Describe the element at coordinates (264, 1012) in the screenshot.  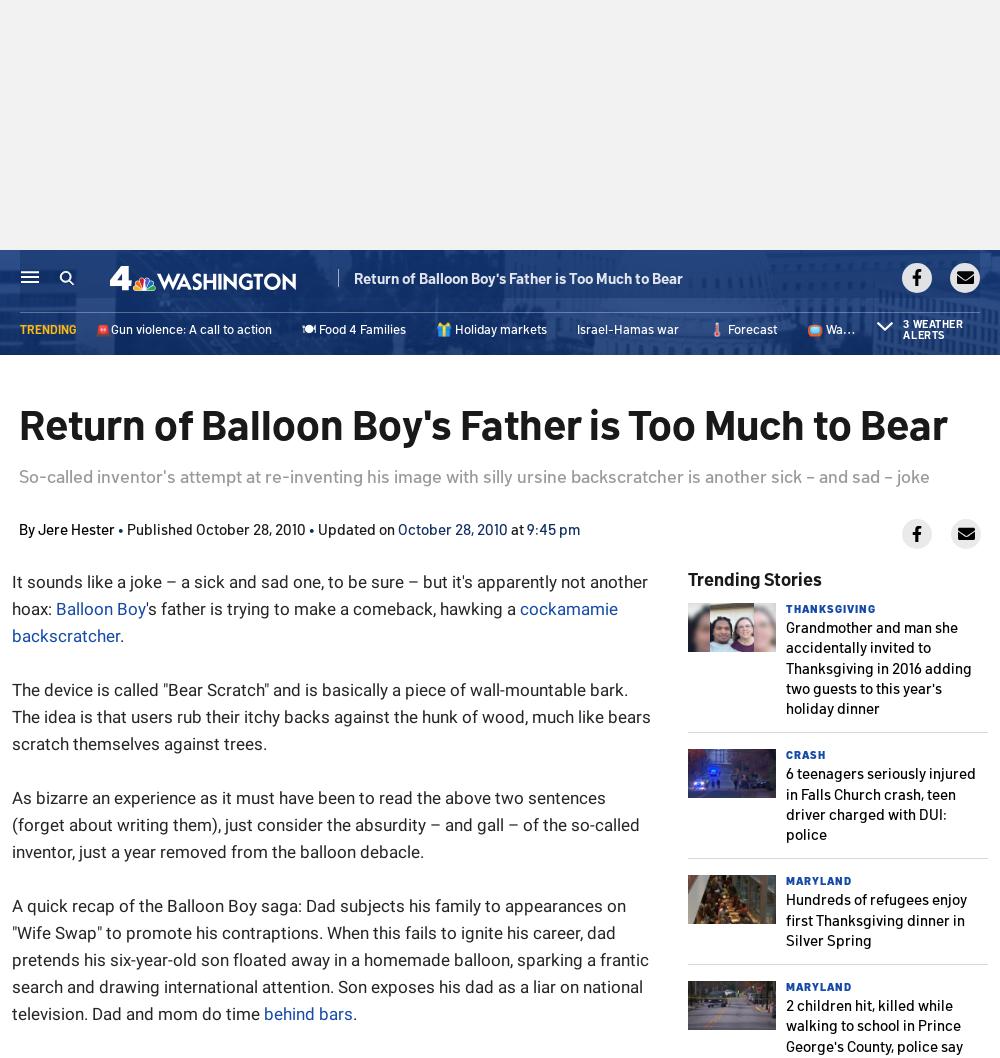
I see `'behind bars'` at that location.